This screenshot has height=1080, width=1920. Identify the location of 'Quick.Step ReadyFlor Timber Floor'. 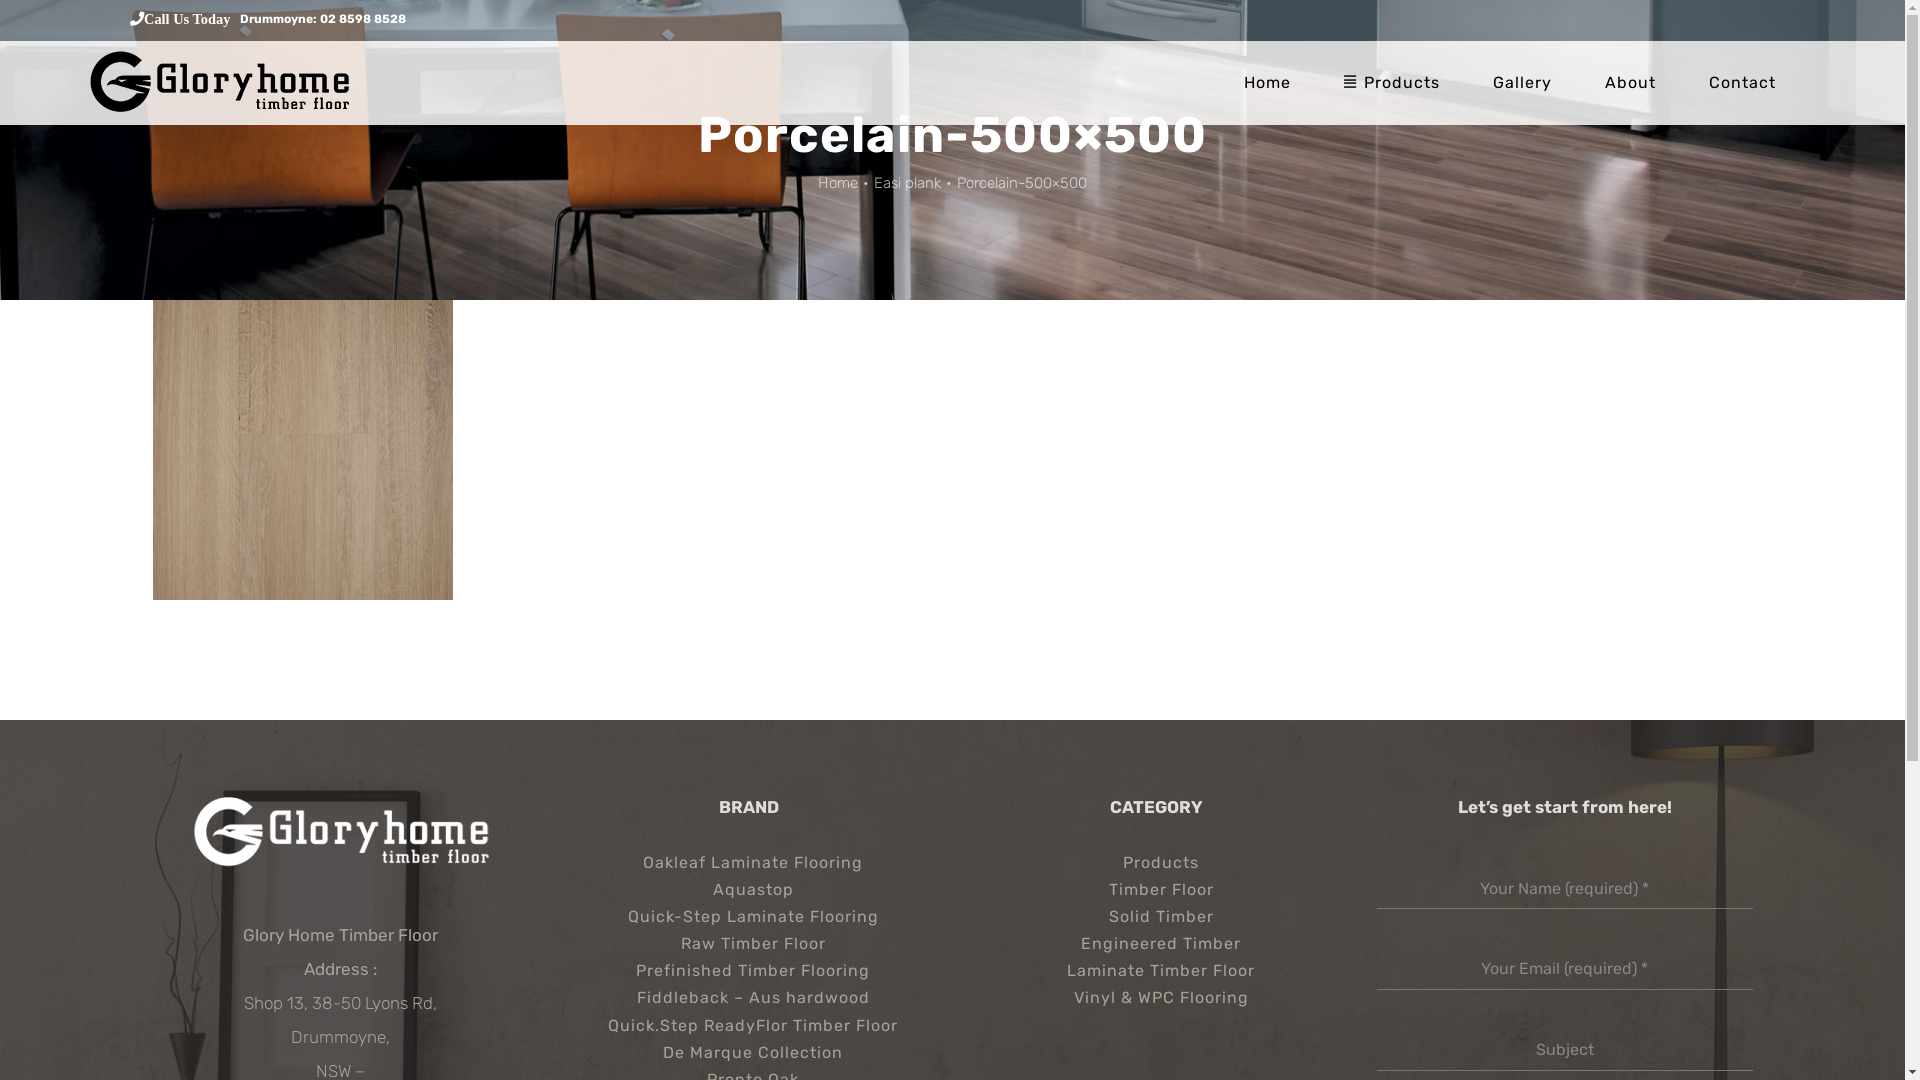
(746, 1026).